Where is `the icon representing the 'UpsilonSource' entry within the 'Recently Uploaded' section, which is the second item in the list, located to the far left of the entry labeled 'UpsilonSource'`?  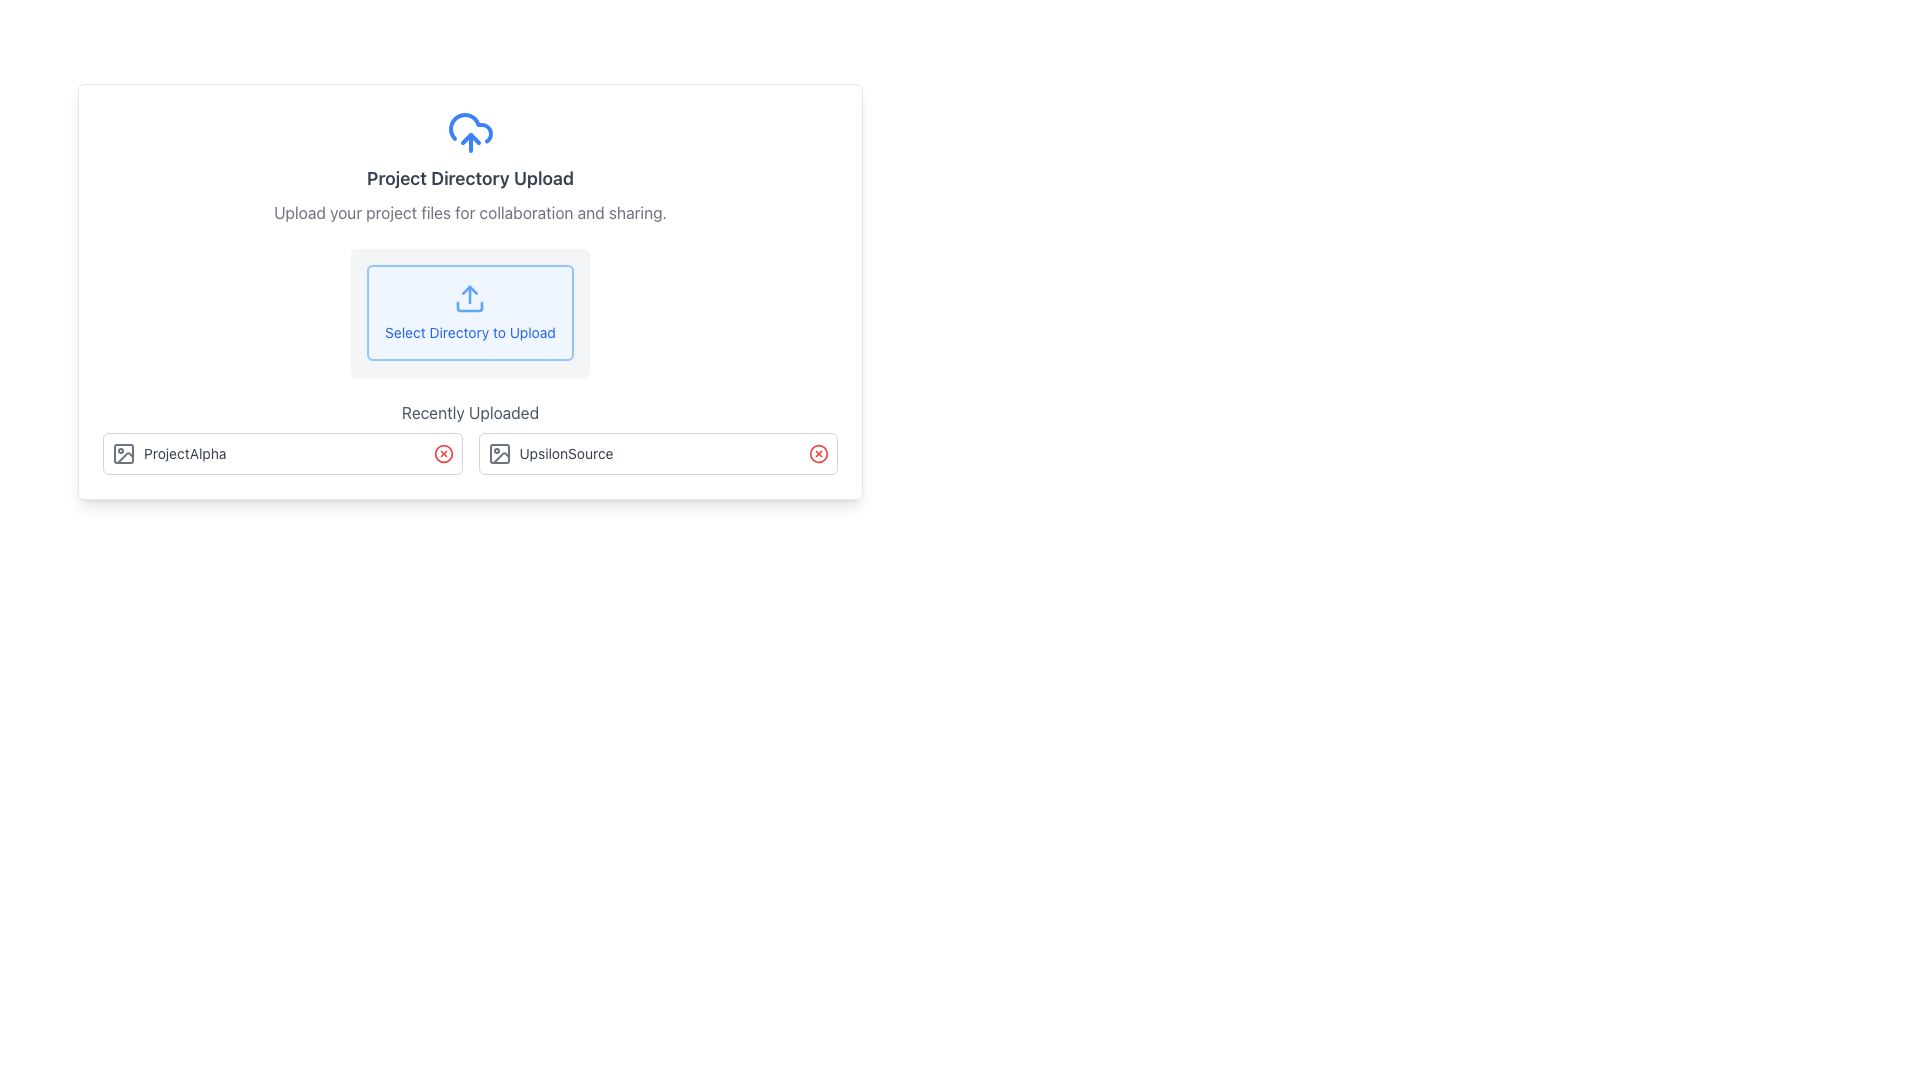 the icon representing the 'UpsilonSource' entry within the 'Recently Uploaded' section, which is the second item in the list, located to the far left of the entry labeled 'UpsilonSource' is located at coordinates (499, 454).